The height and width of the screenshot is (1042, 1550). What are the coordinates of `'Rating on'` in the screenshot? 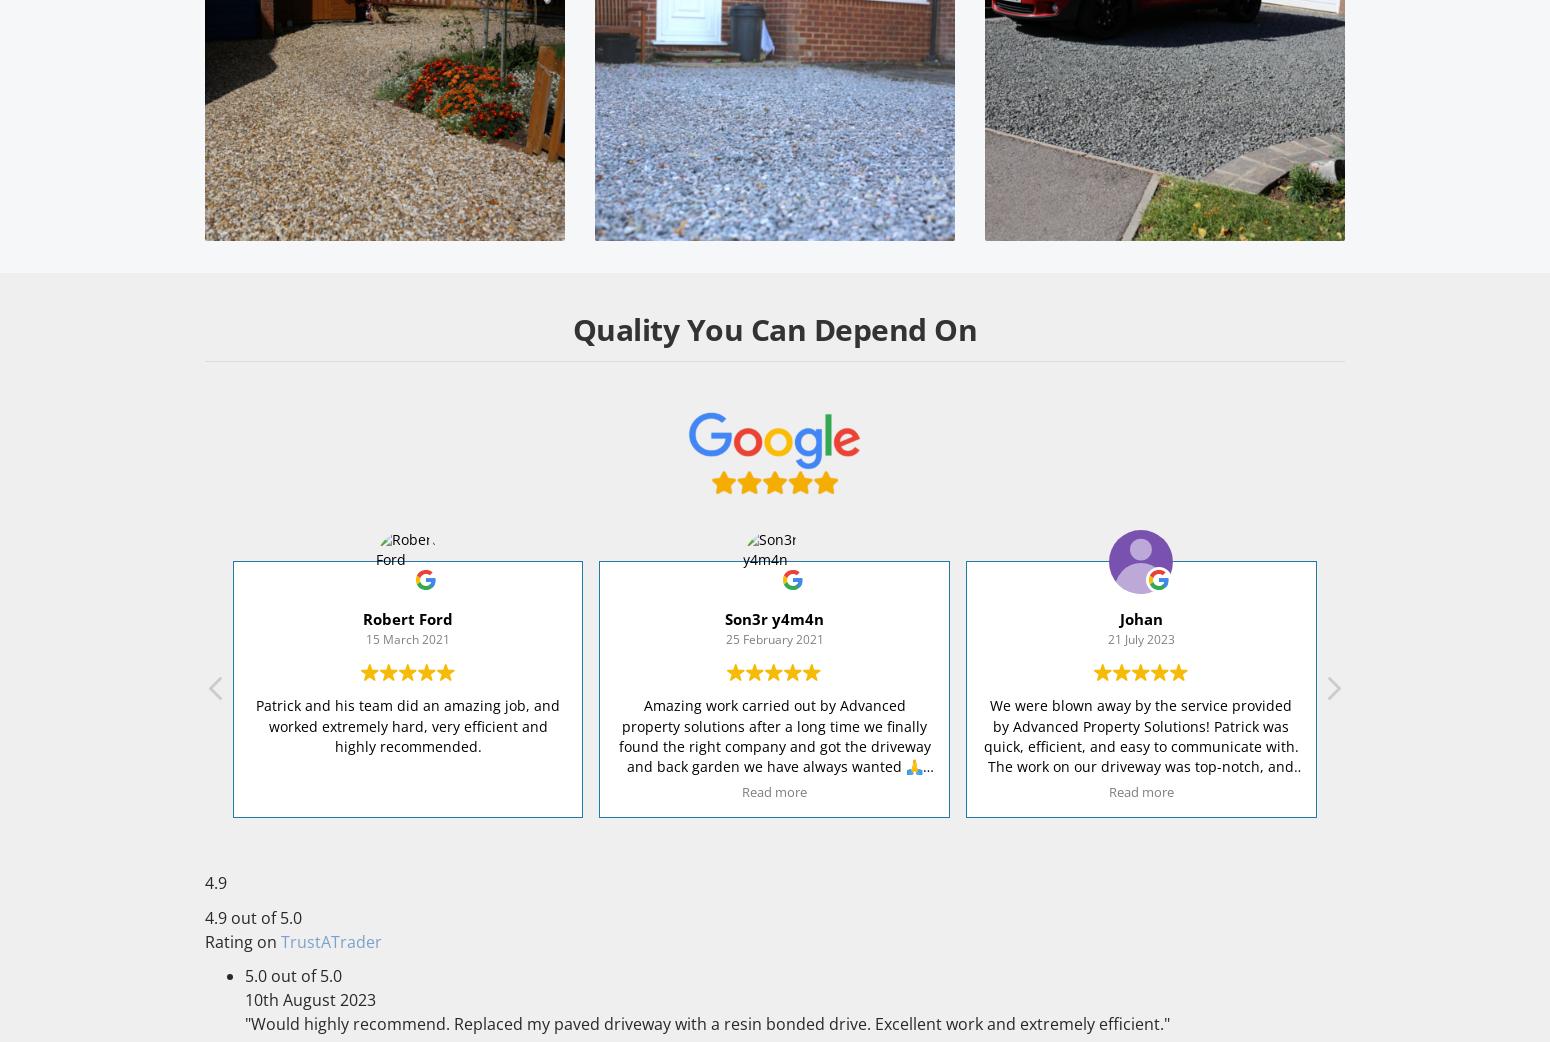 It's located at (243, 940).